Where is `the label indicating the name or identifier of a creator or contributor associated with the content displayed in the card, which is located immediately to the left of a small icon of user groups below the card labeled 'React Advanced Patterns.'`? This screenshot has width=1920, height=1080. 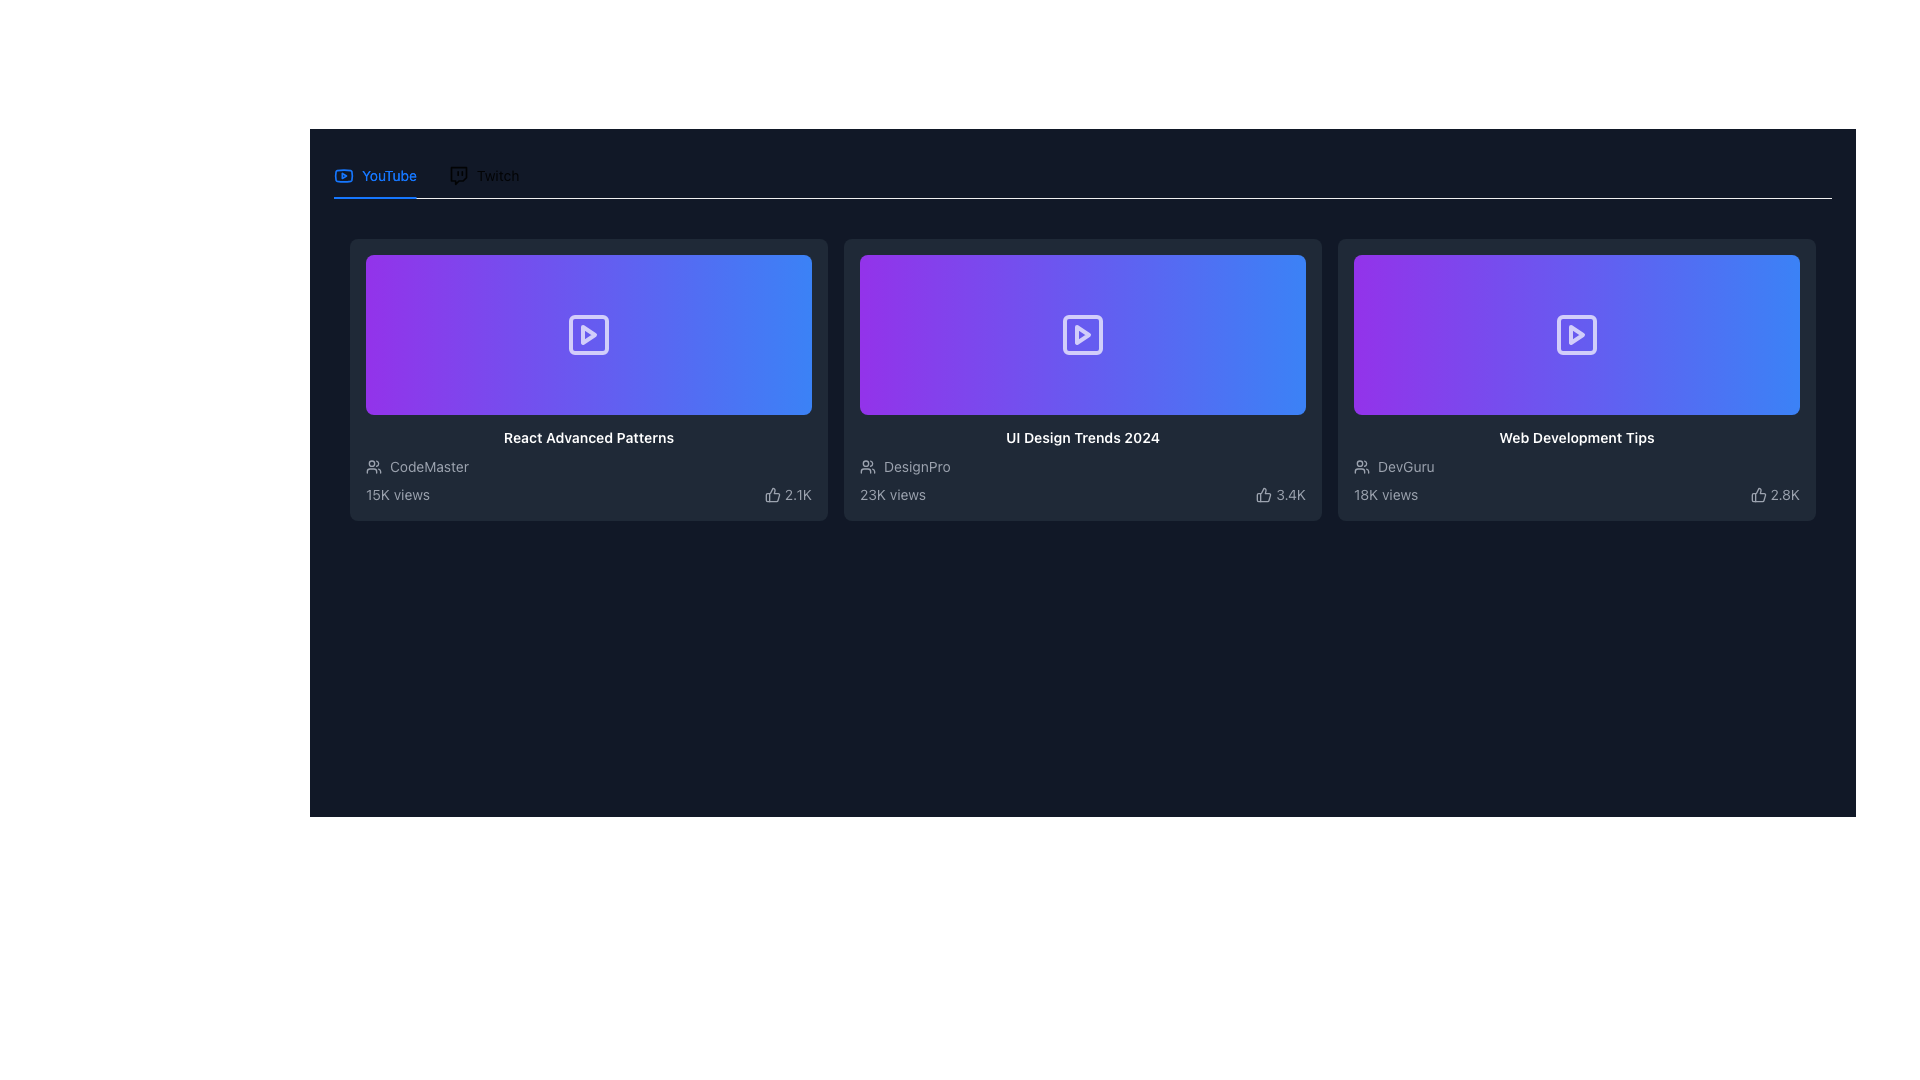 the label indicating the name or identifier of a creator or contributor associated with the content displayed in the card, which is located immediately to the left of a small icon of user groups below the card labeled 'React Advanced Patterns.' is located at coordinates (428, 466).